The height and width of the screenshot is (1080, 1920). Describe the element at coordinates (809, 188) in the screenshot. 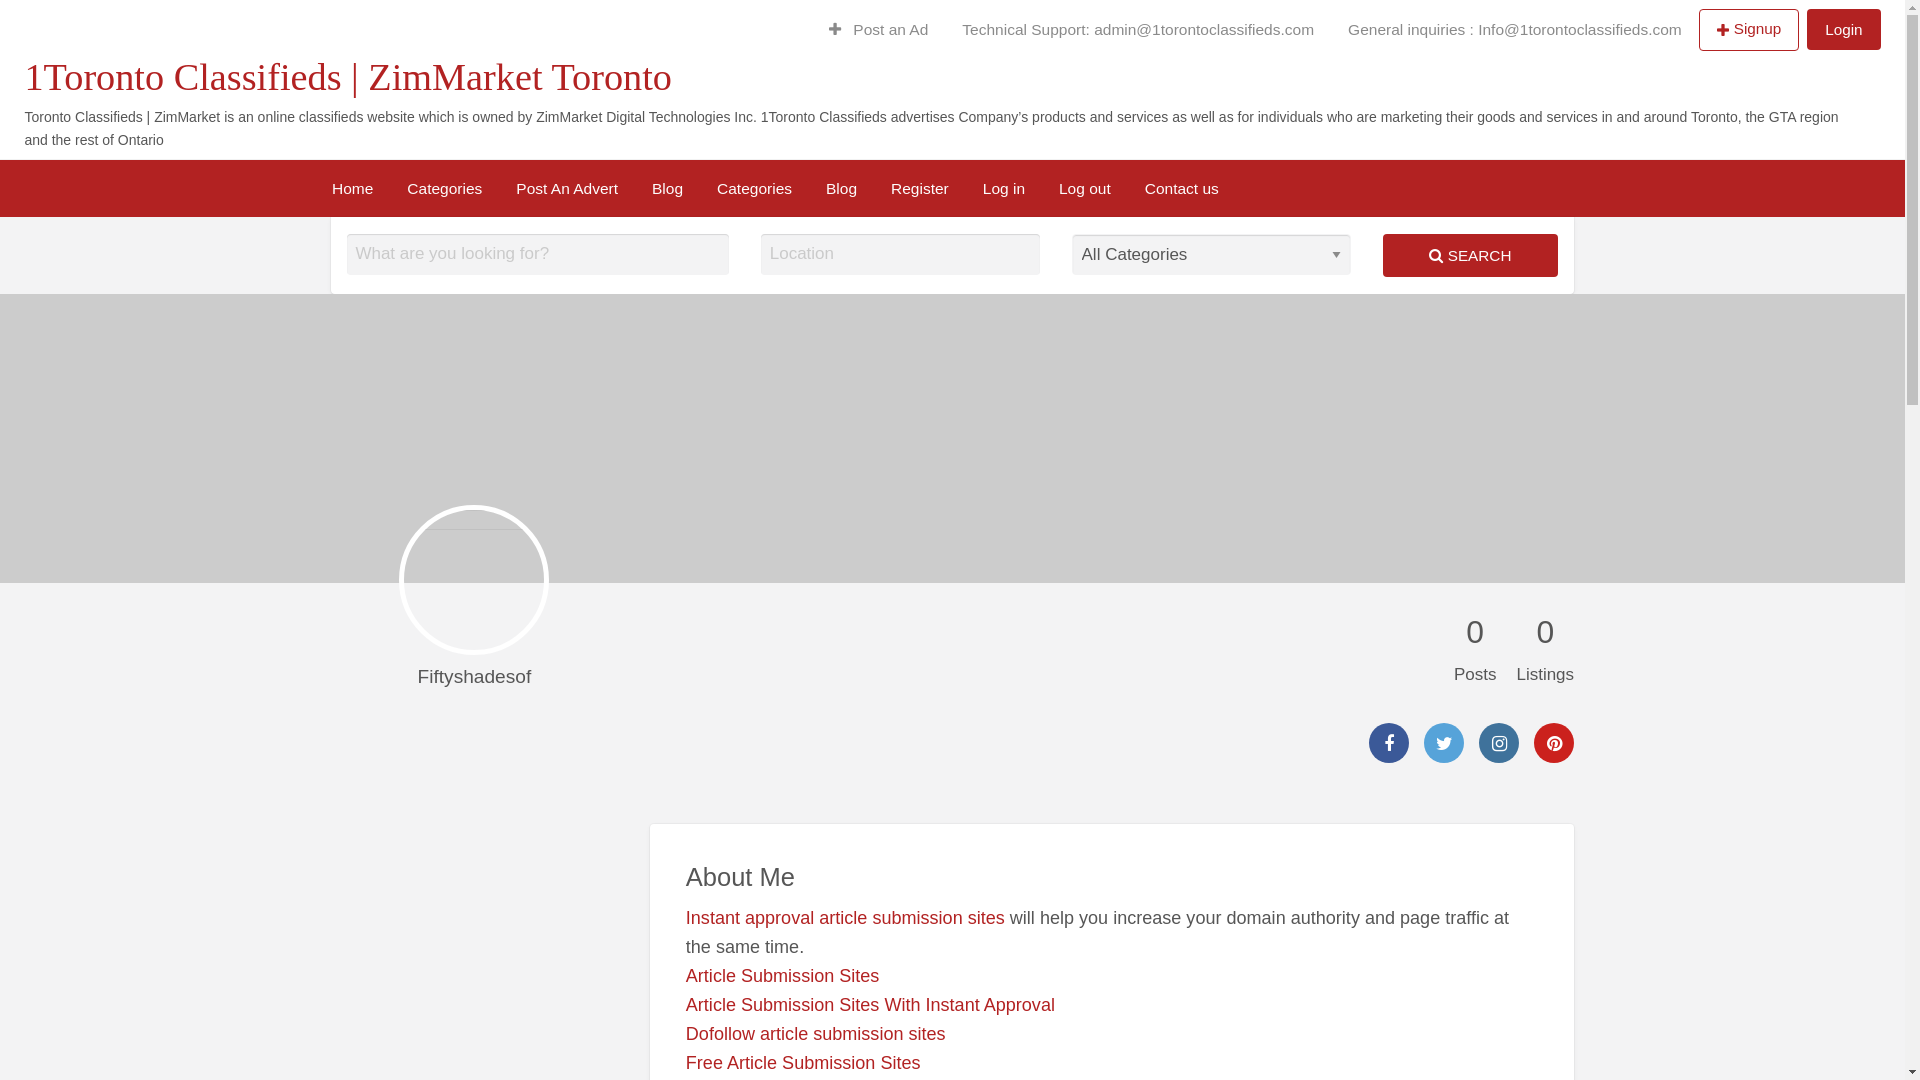

I see `'Blog'` at that location.